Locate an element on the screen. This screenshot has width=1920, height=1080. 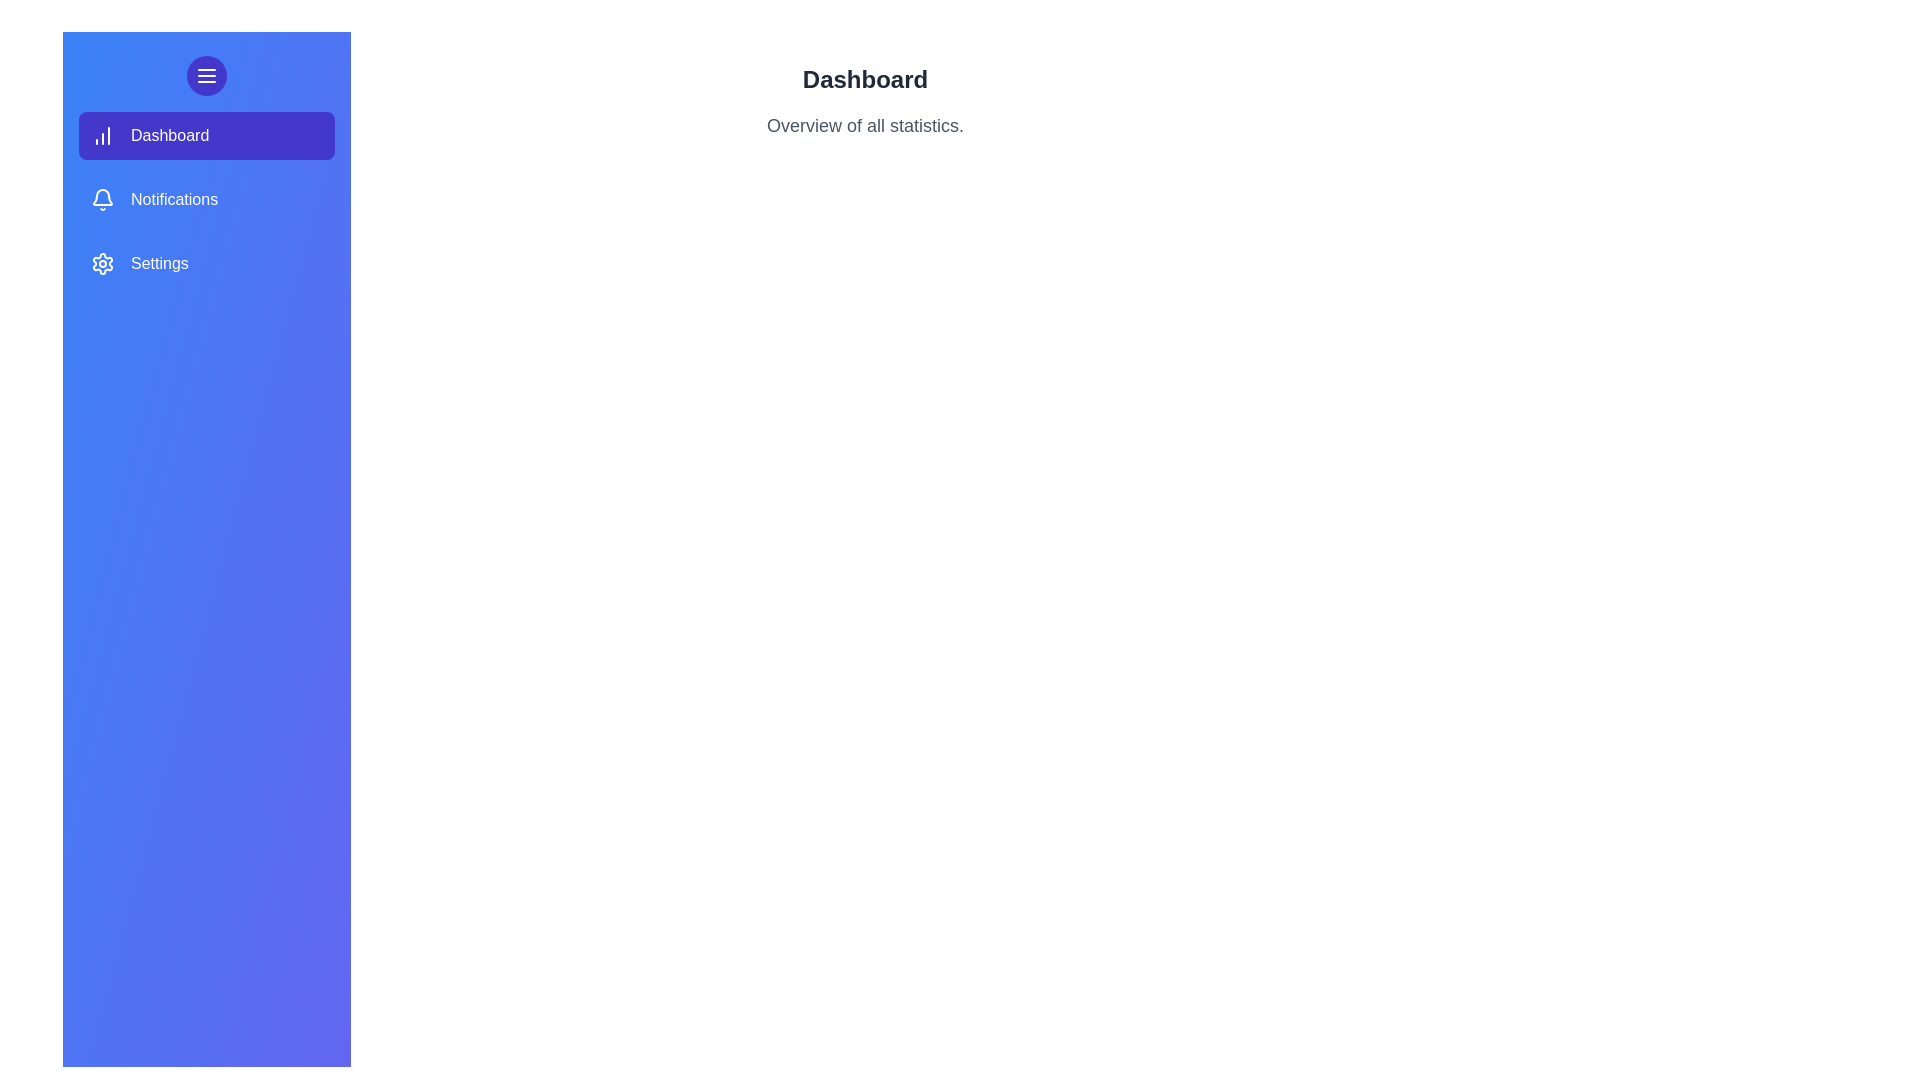
the tab Dashboard from the side menu is located at coordinates (206, 135).